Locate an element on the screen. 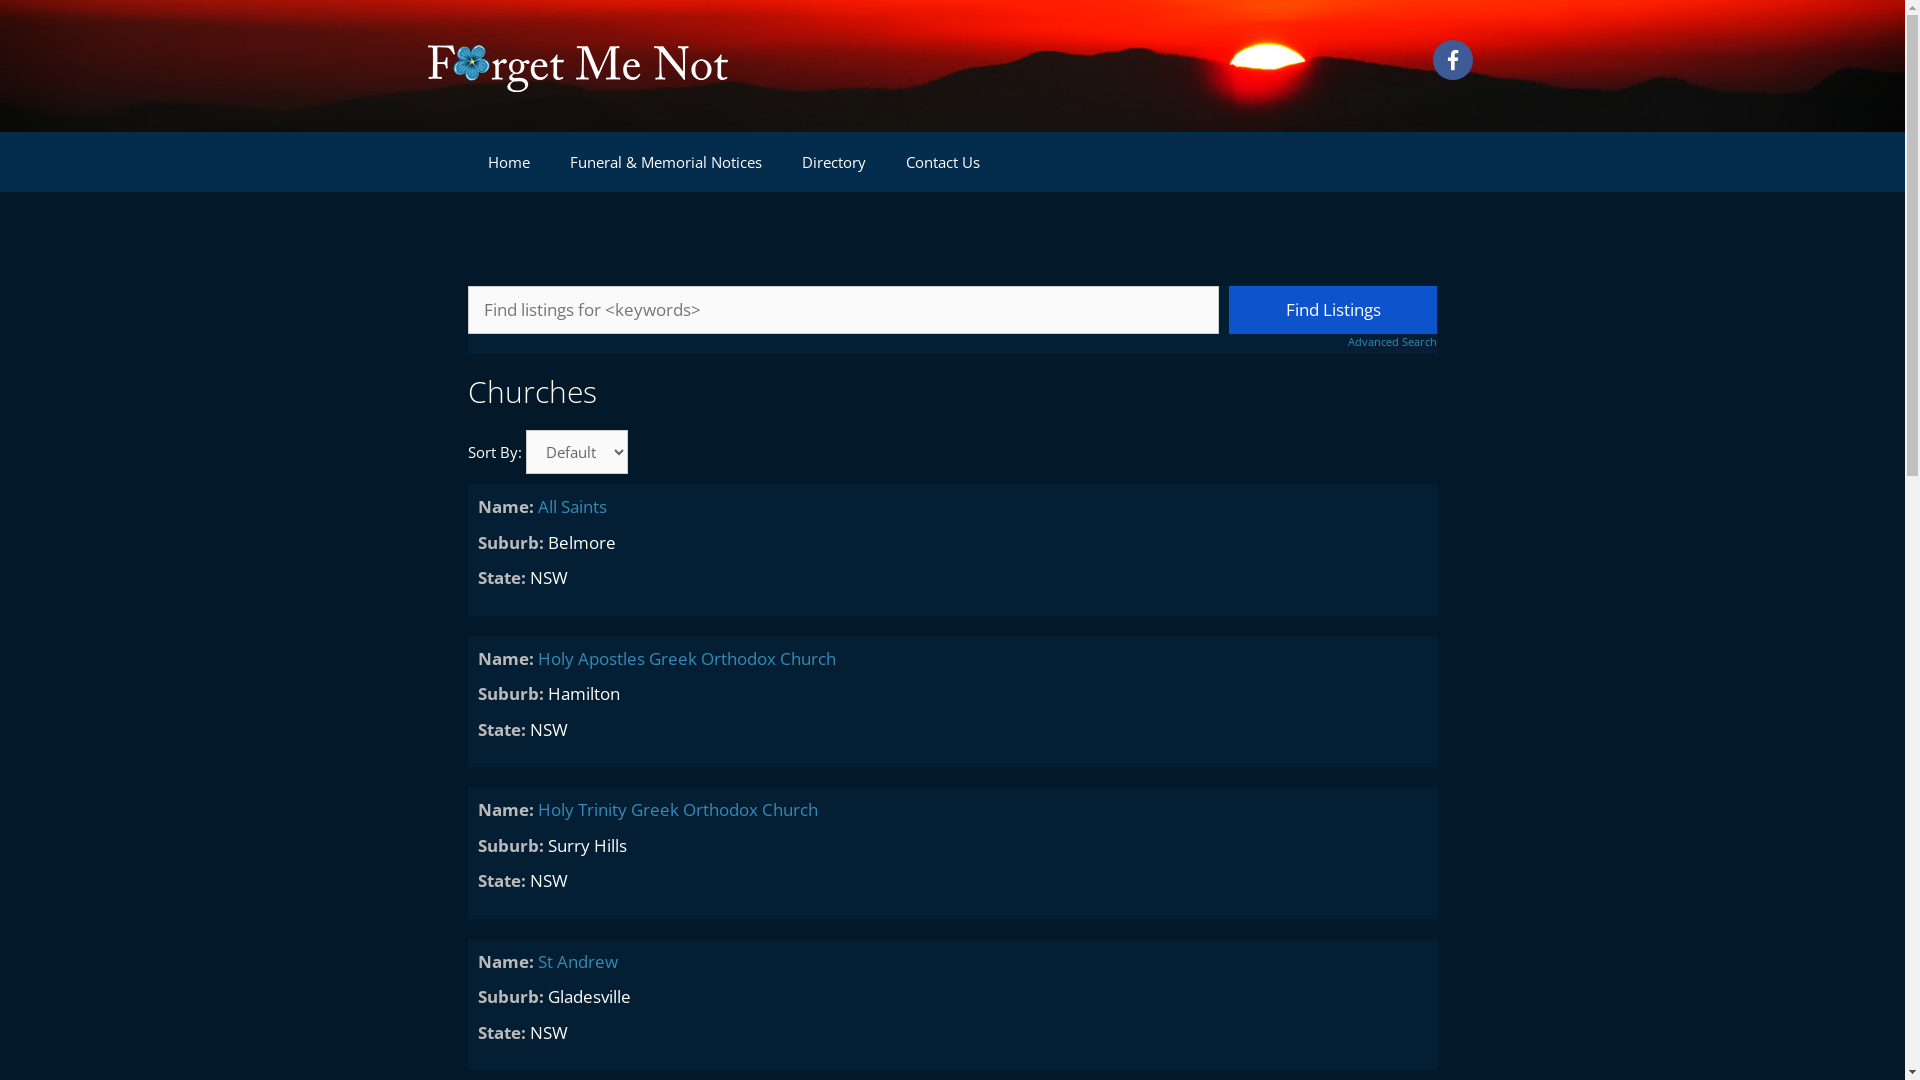 Image resolution: width=1920 pixels, height=1080 pixels. 'All Saints' is located at coordinates (571, 505).